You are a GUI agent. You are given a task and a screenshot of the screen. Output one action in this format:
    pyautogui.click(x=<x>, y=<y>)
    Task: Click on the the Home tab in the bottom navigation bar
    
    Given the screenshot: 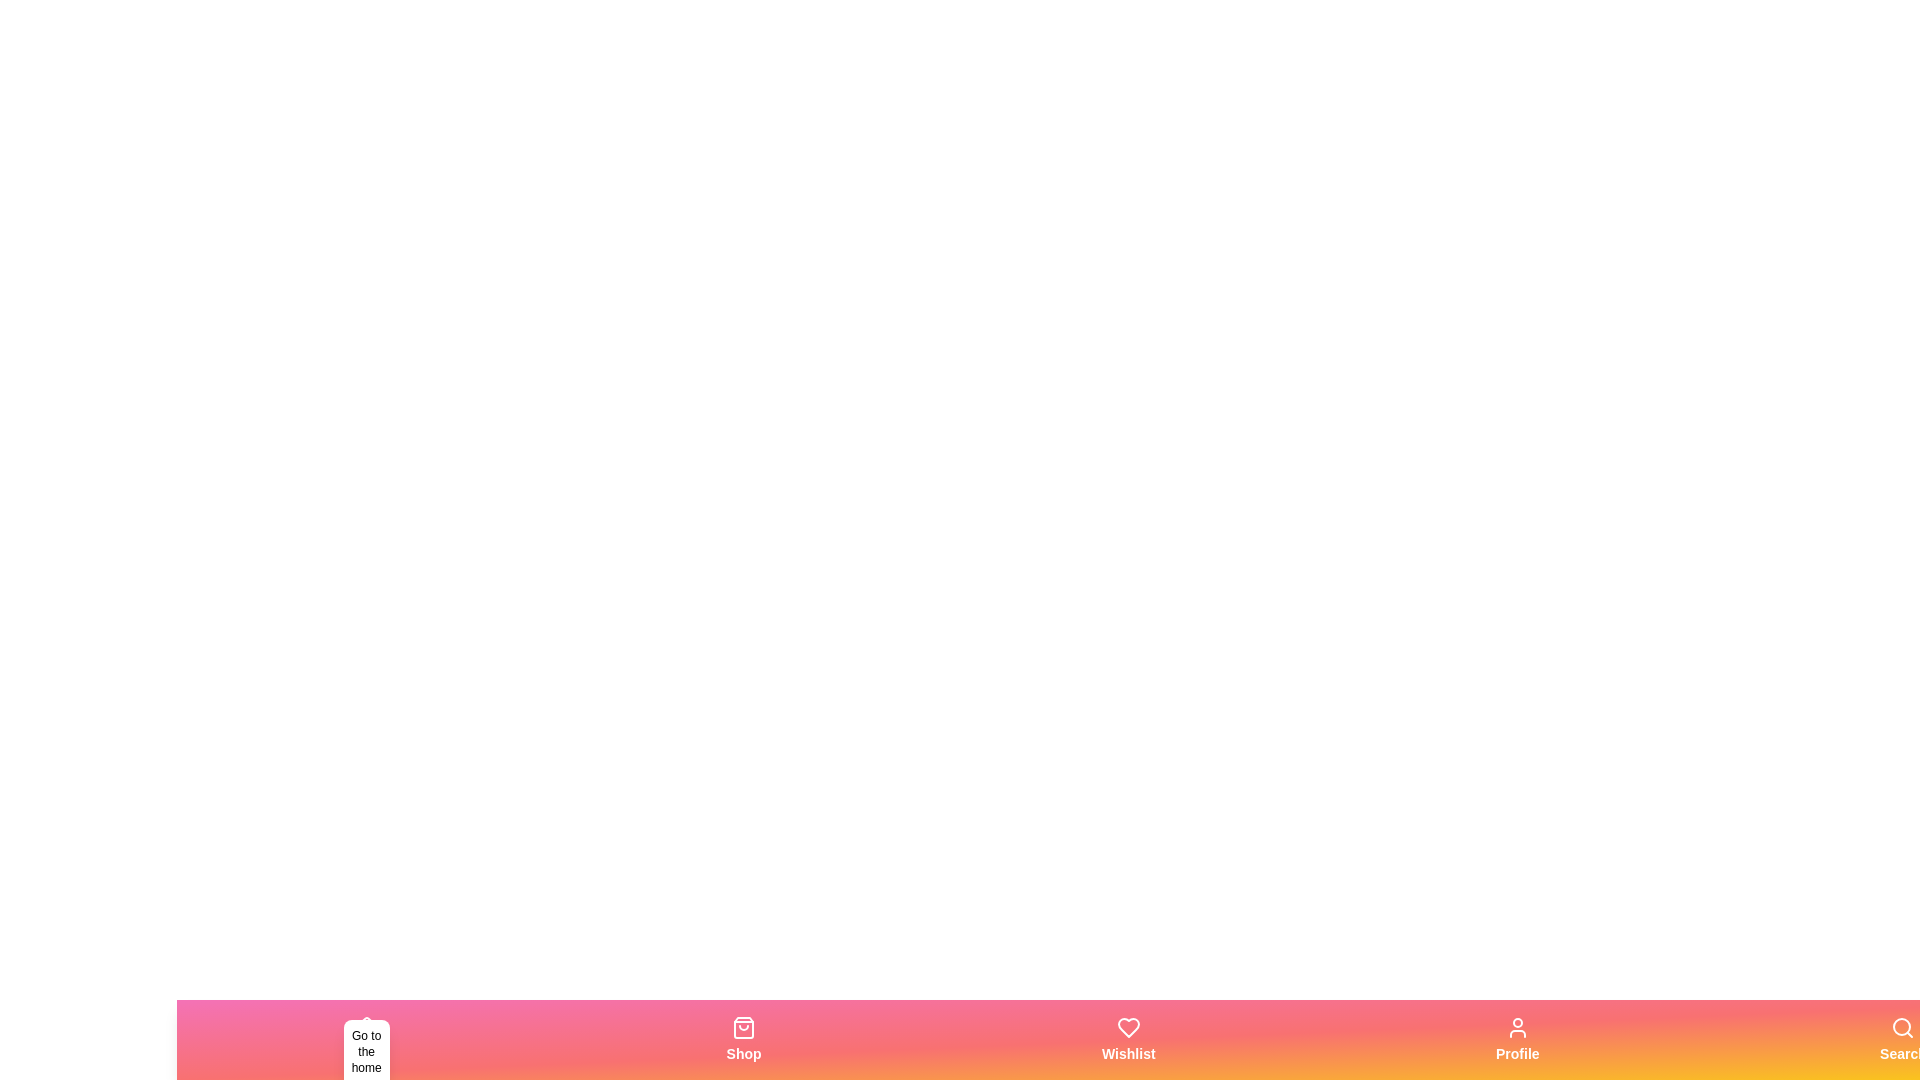 What is the action you would take?
    pyautogui.click(x=365, y=1039)
    